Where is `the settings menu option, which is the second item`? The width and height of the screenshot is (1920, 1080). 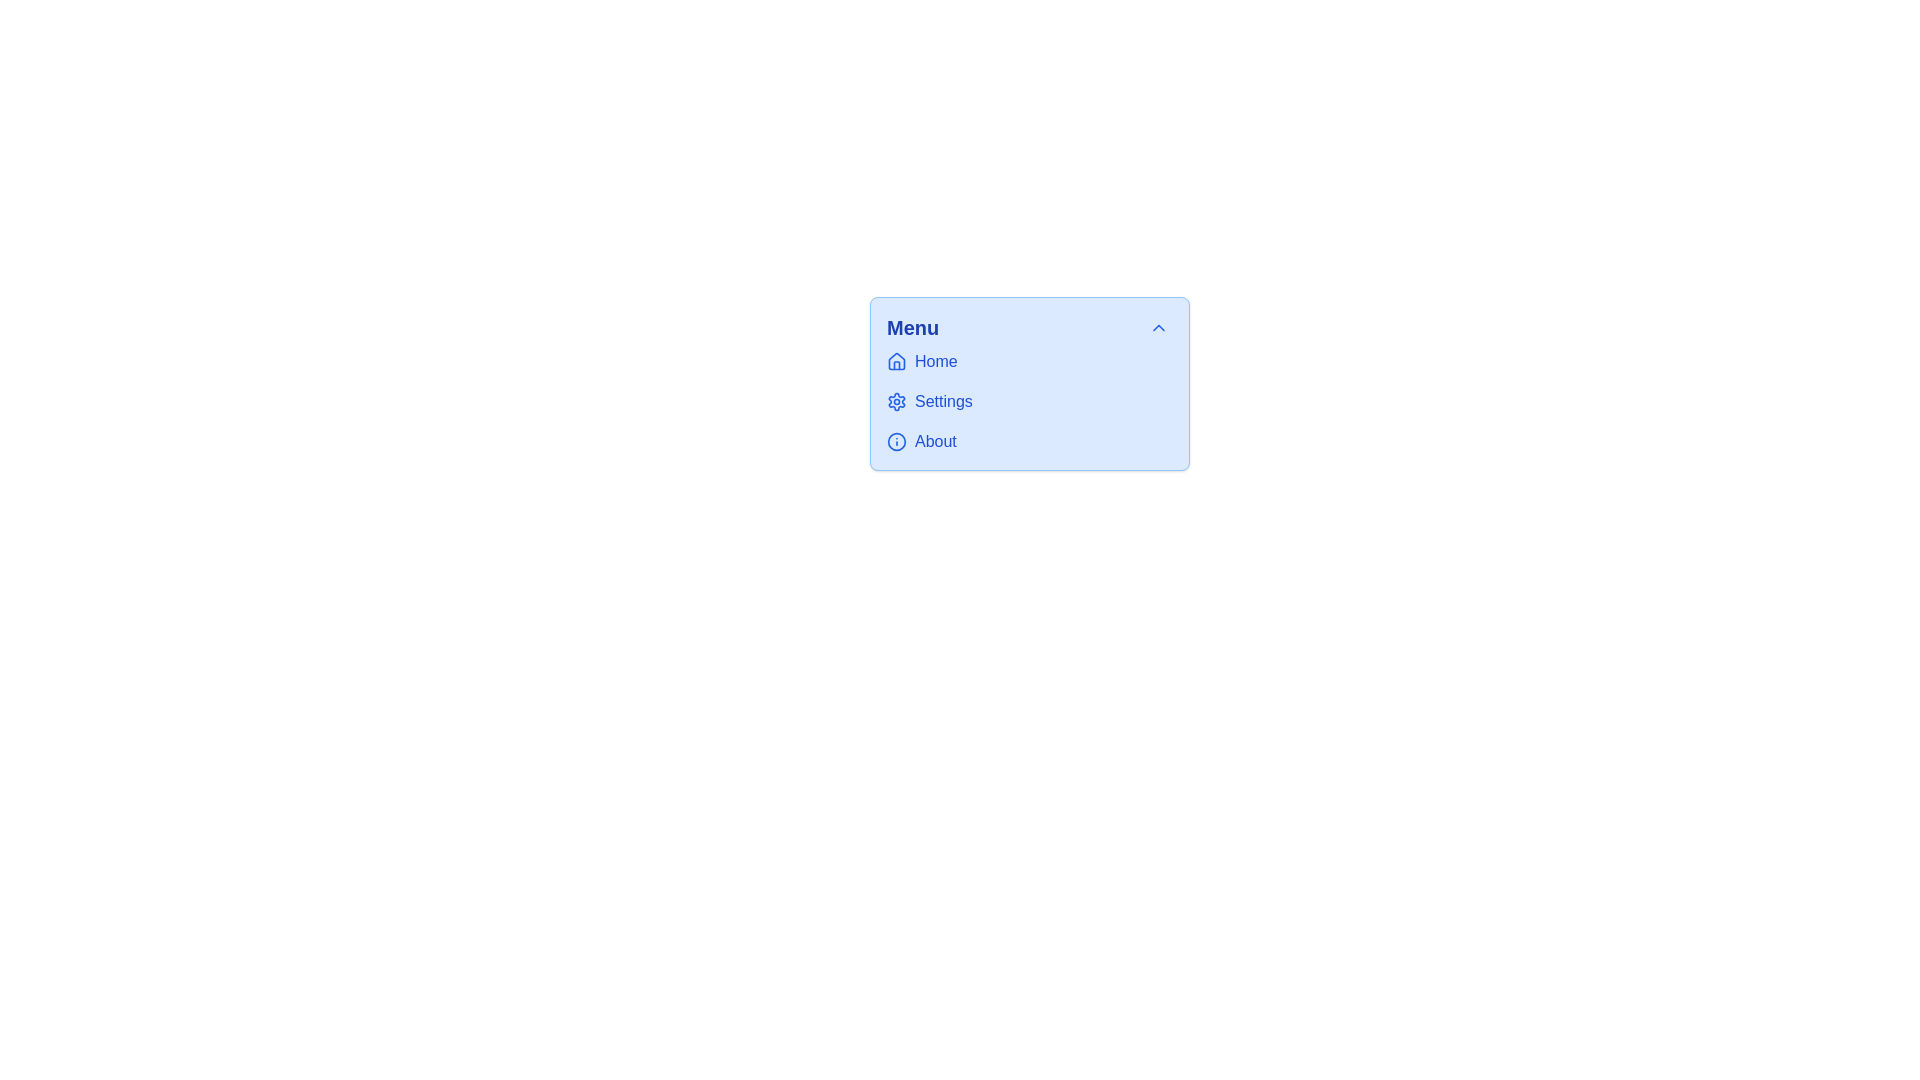 the settings menu option, which is the second item is located at coordinates (1030, 401).